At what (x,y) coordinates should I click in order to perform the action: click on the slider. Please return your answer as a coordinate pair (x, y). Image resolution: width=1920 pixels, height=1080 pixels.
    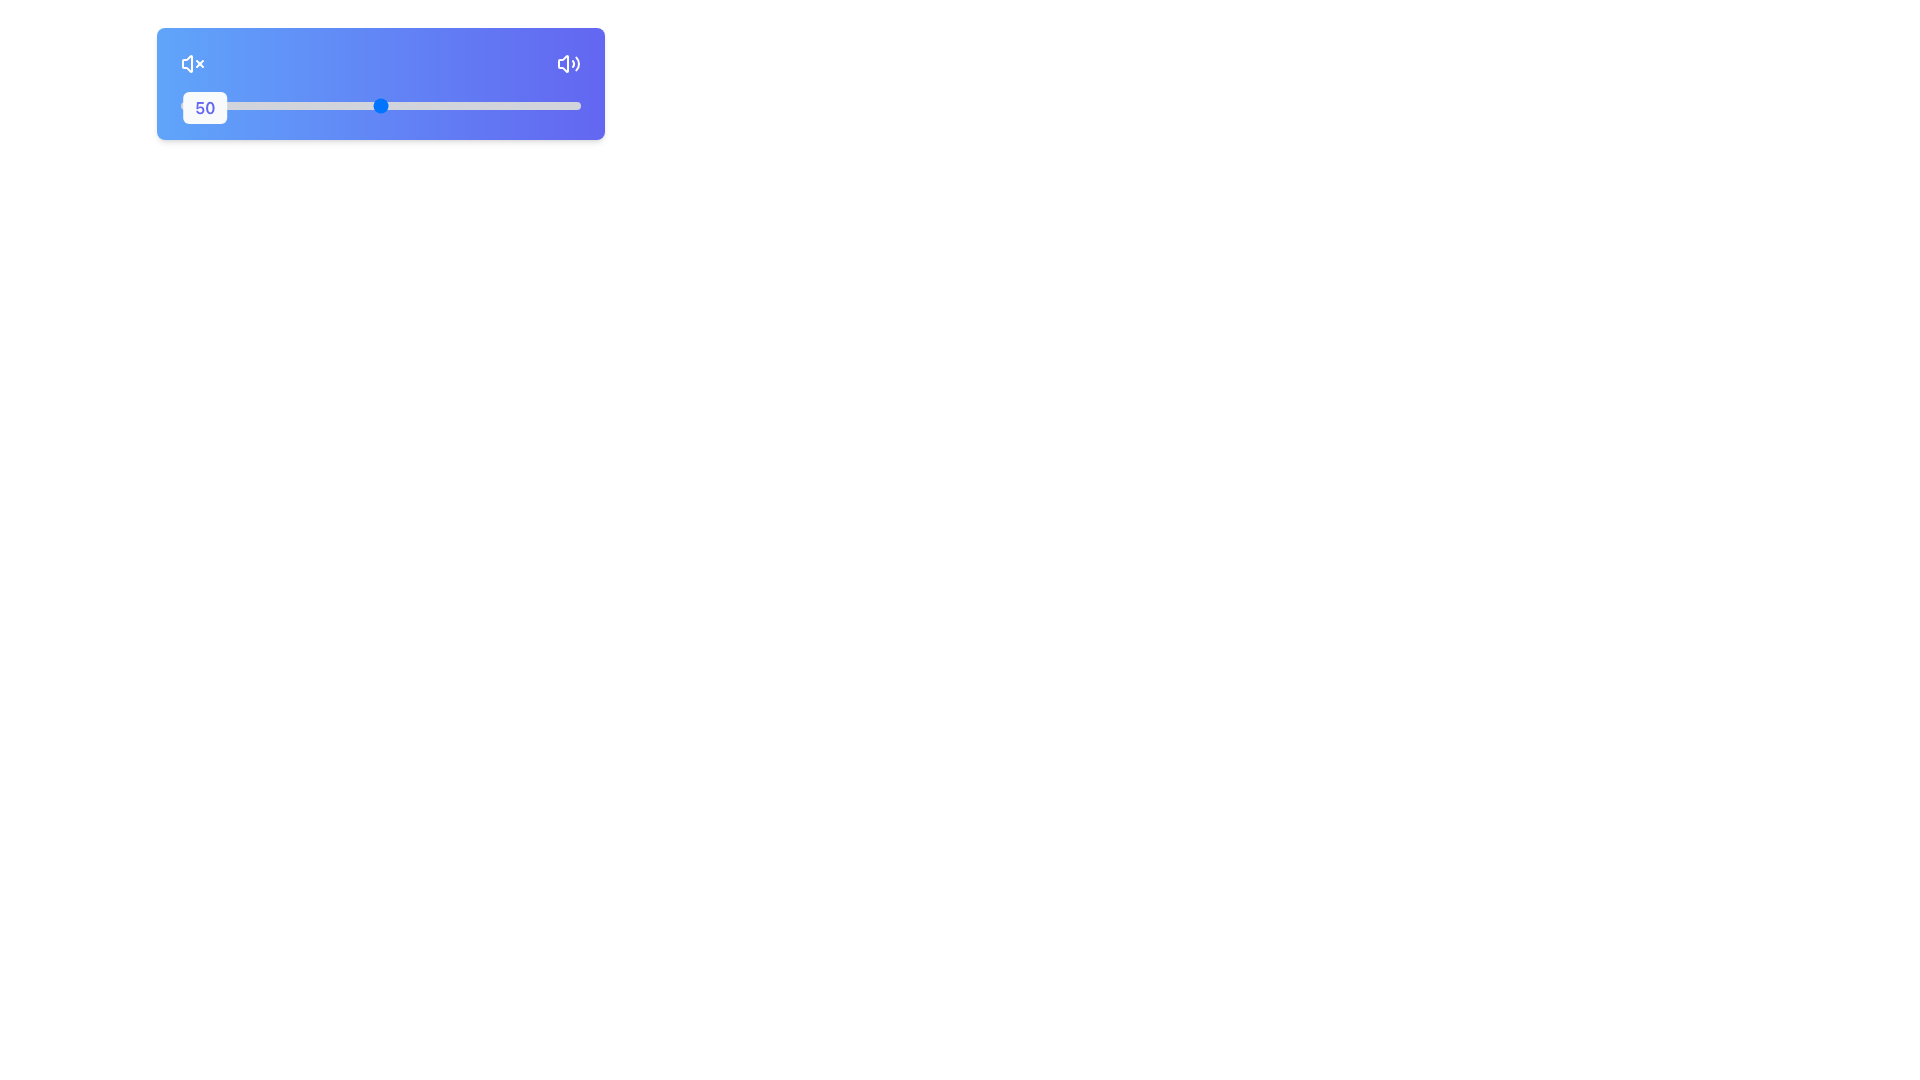
    Looking at the image, I should click on (236, 105).